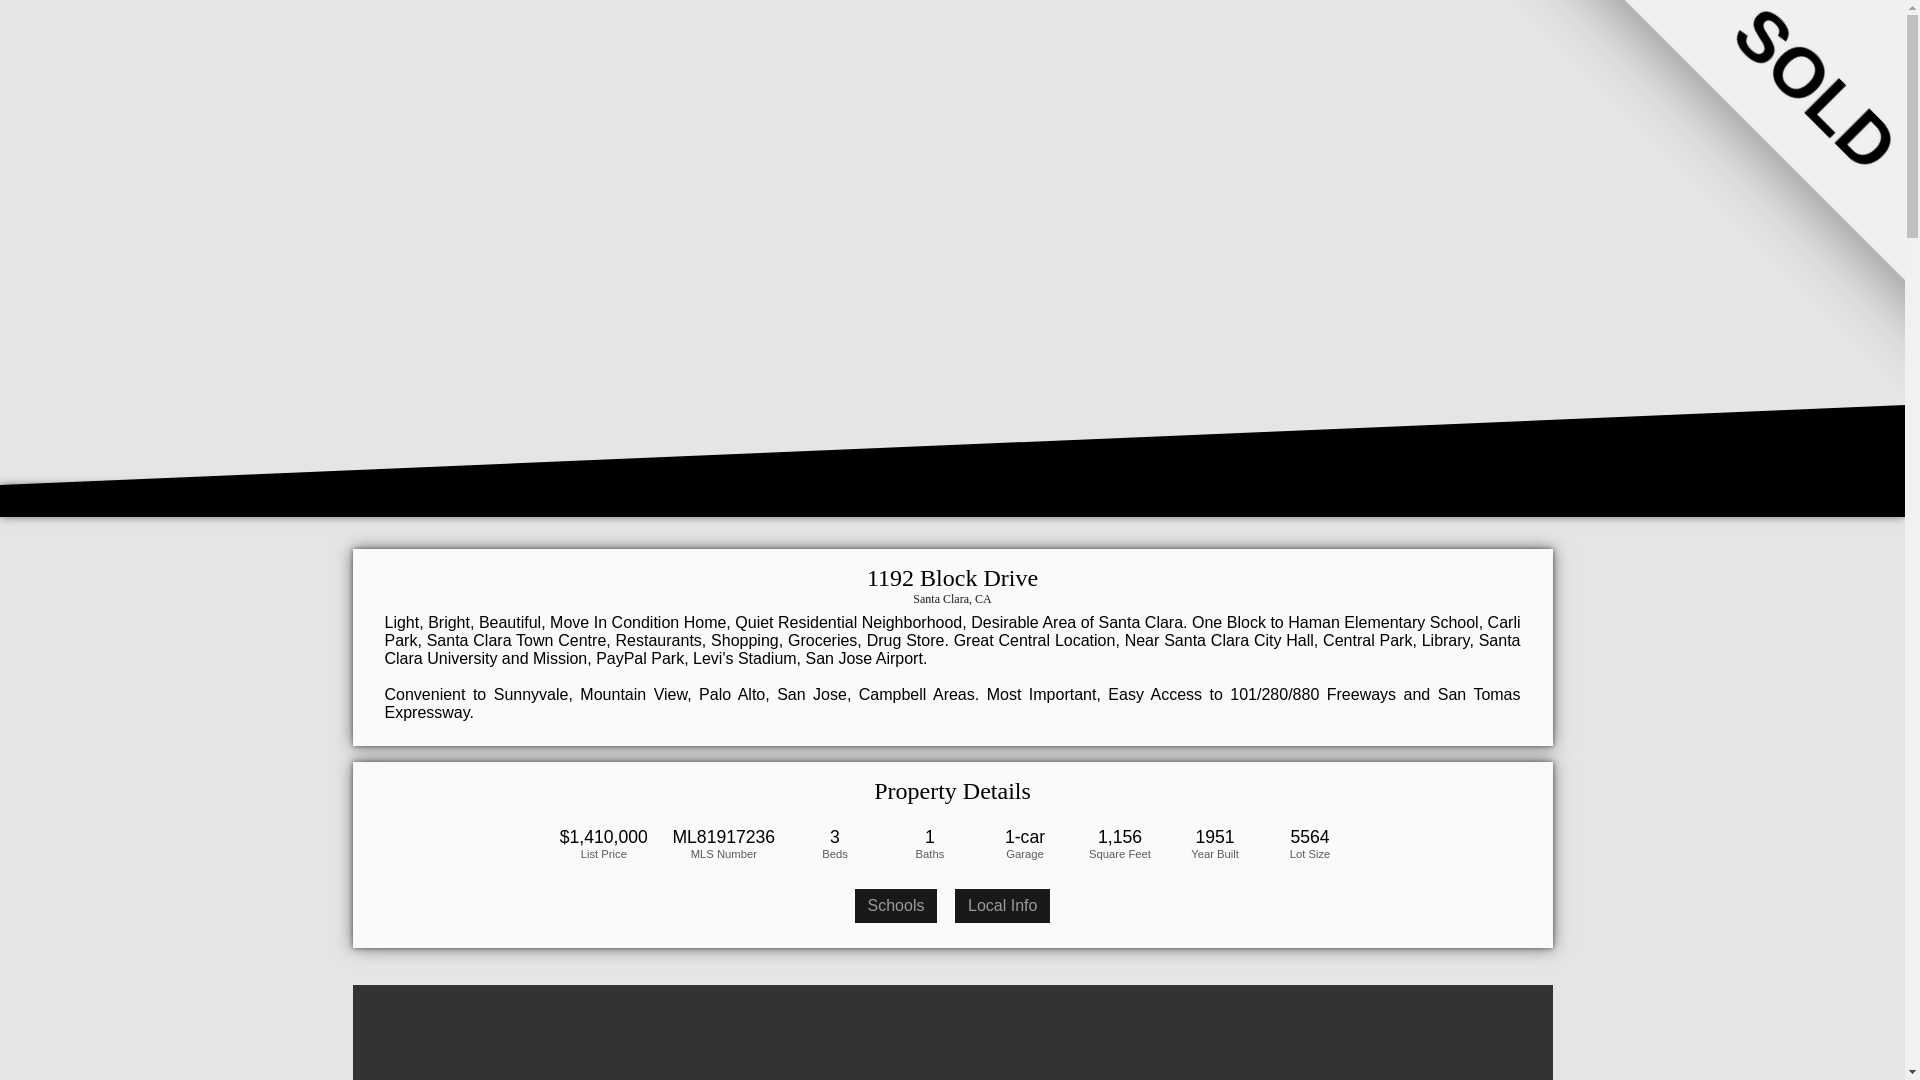 The height and width of the screenshot is (1080, 1920). I want to click on 'Schools', so click(895, 906).